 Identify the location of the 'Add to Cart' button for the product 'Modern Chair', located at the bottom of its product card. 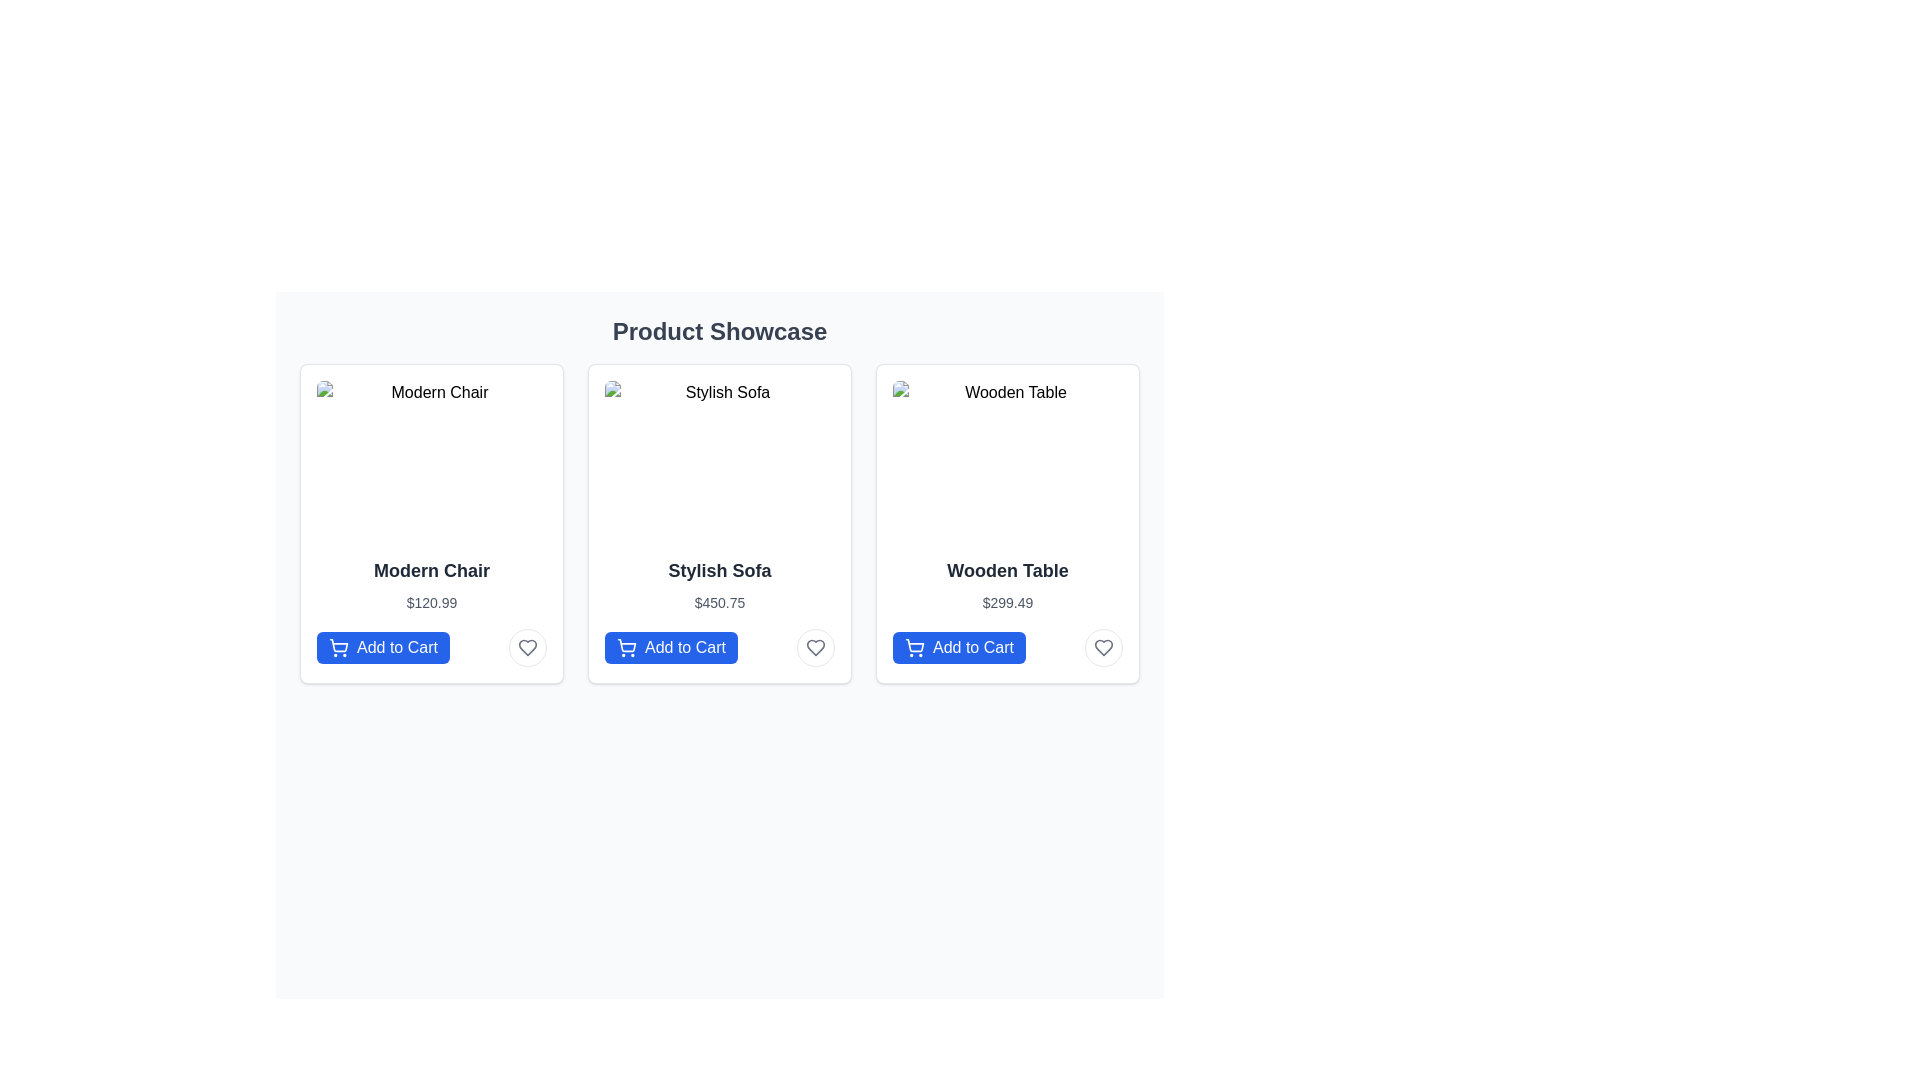
(431, 648).